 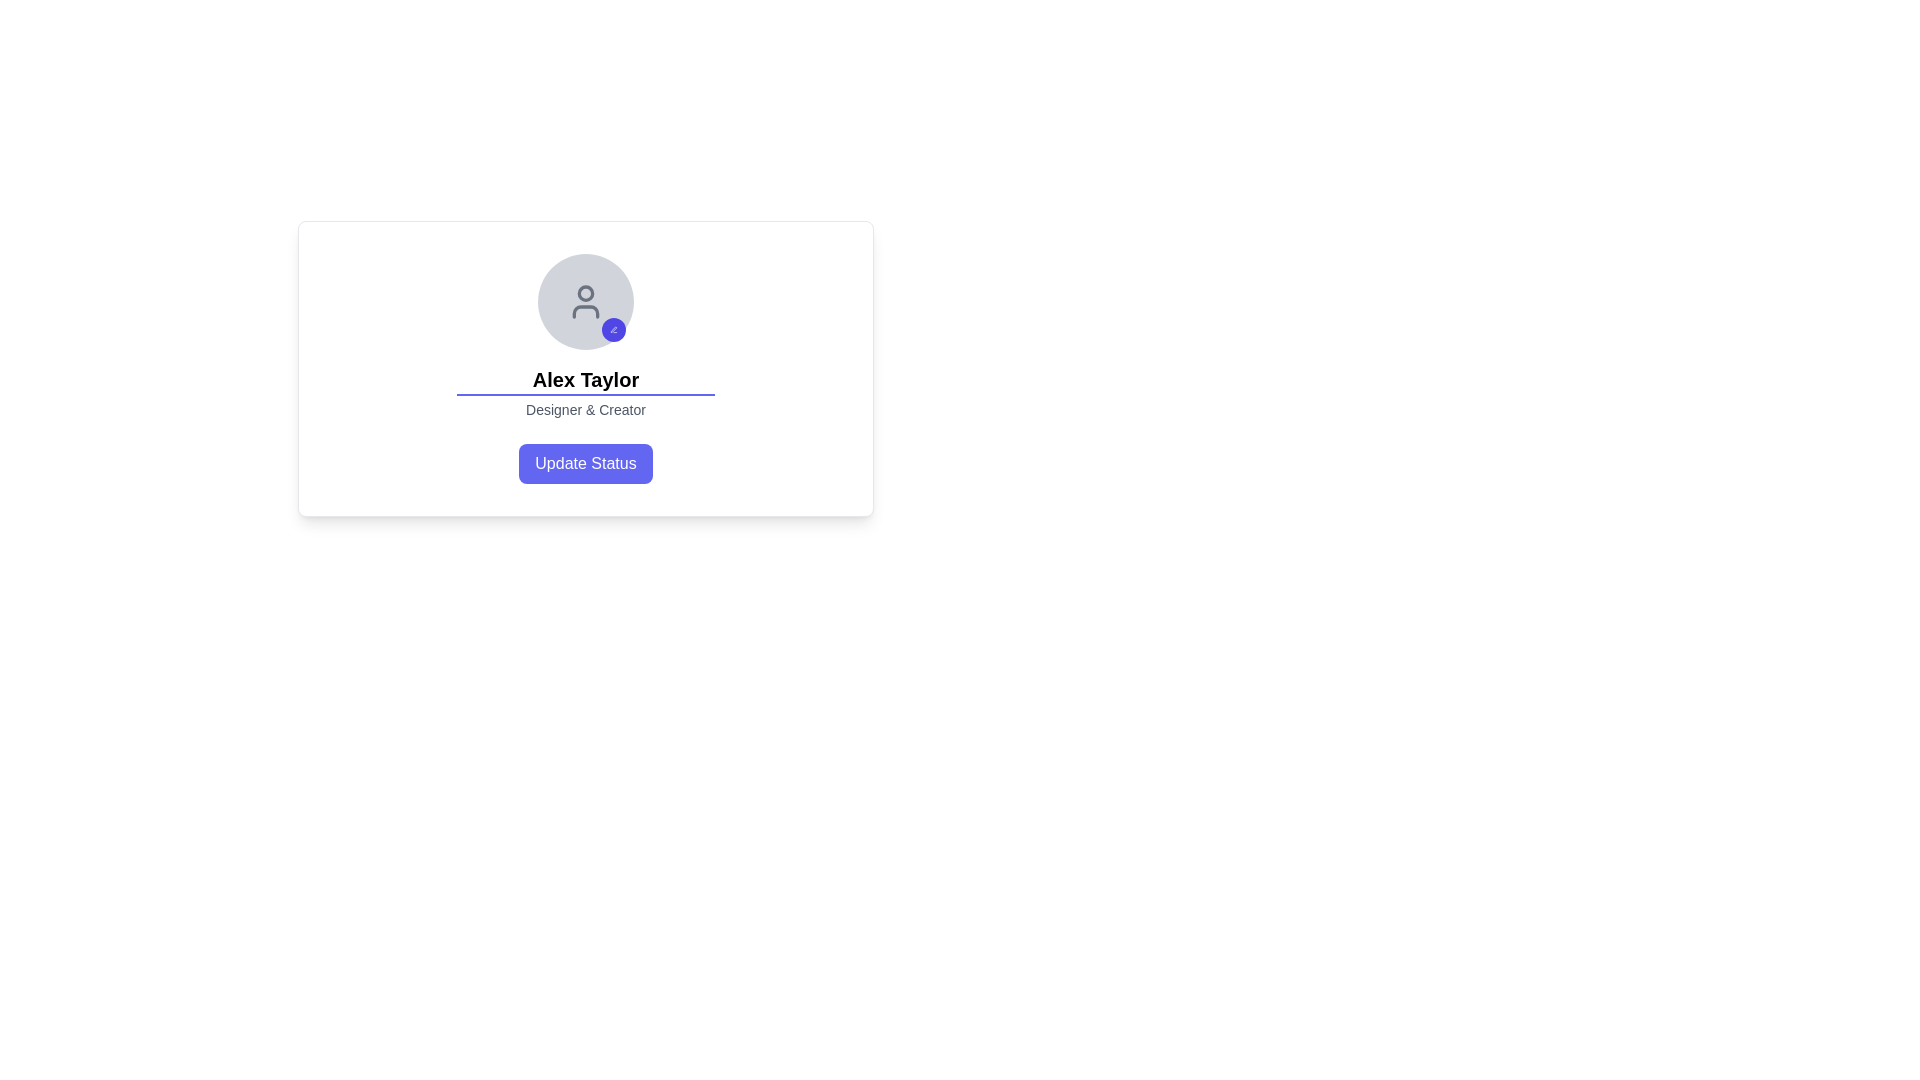 I want to click on the 'Update Status' button, which is a rectangular button with a deep blue background and white text located at the lower section of a user profile card, so click(x=584, y=463).